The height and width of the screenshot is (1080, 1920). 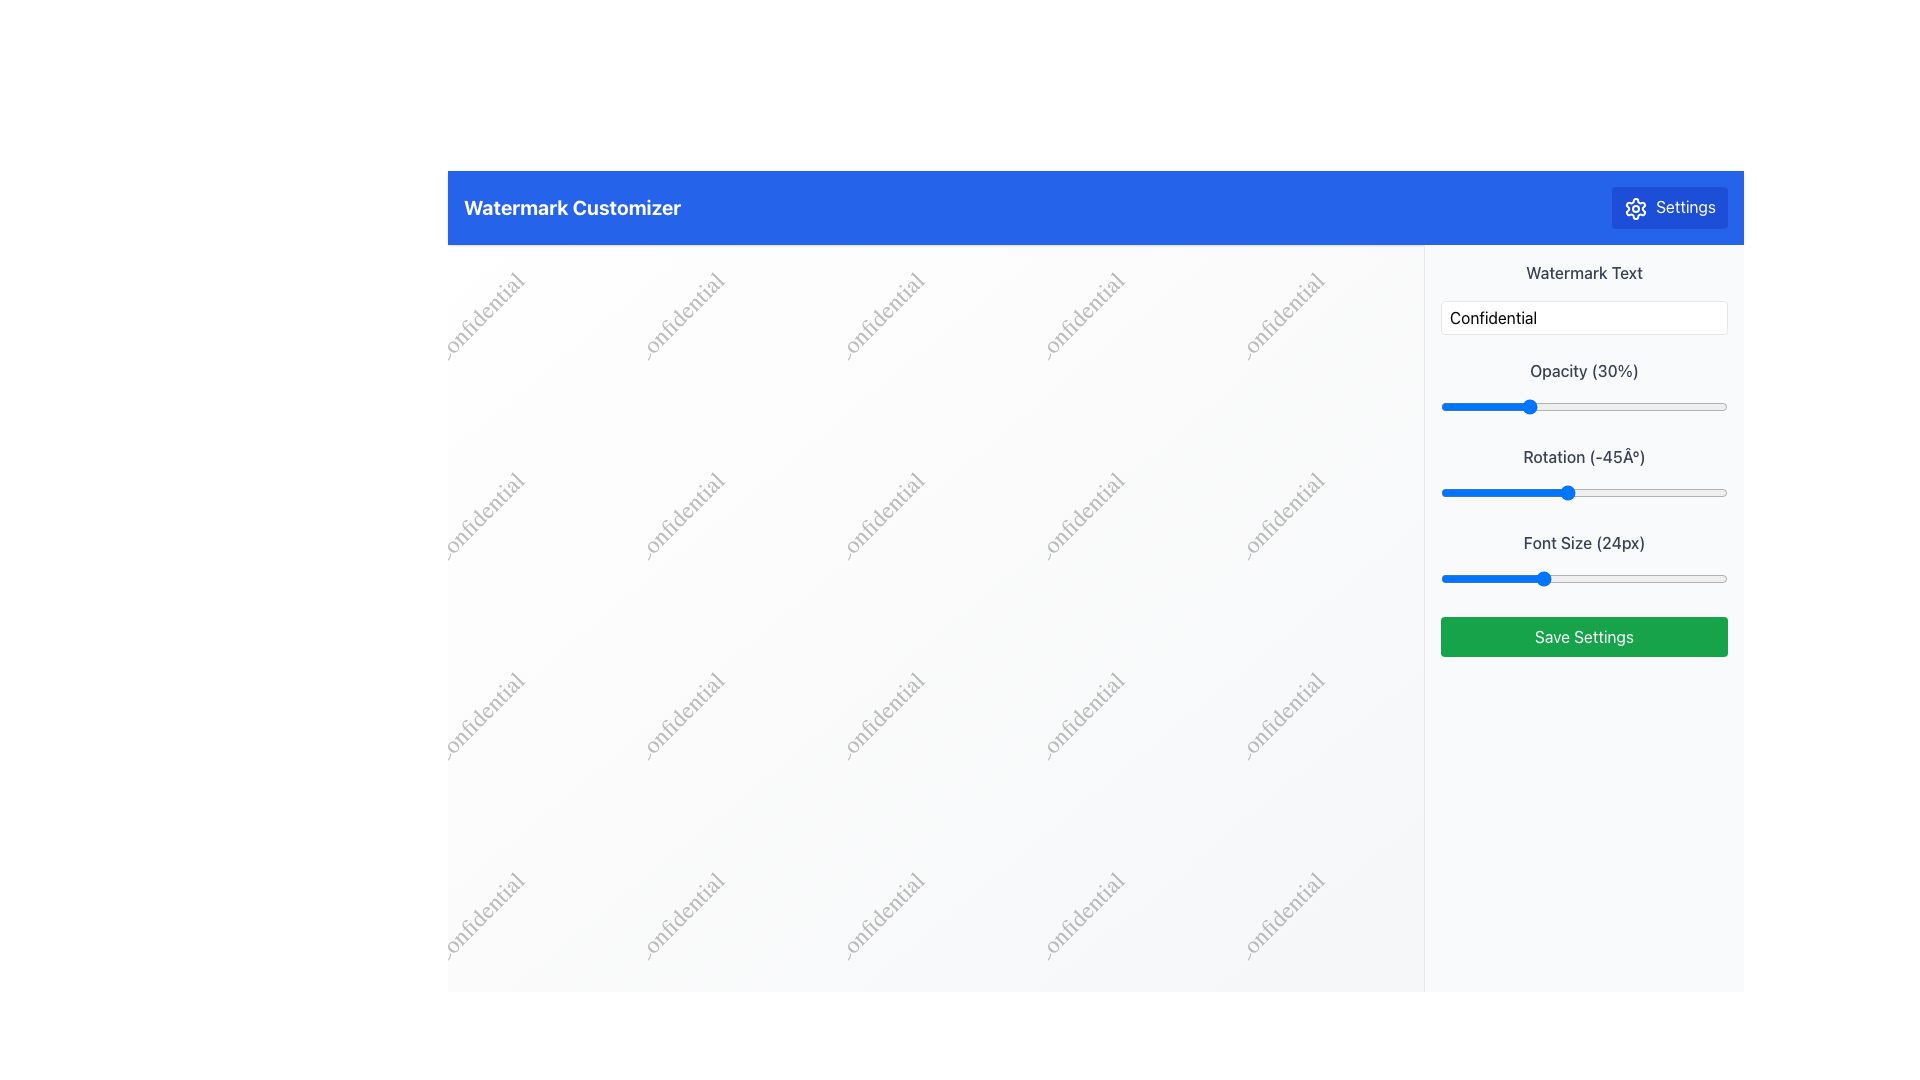 What do you see at coordinates (1539, 492) in the screenshot?
I see `rotation` at bounding box center [1539, 492].